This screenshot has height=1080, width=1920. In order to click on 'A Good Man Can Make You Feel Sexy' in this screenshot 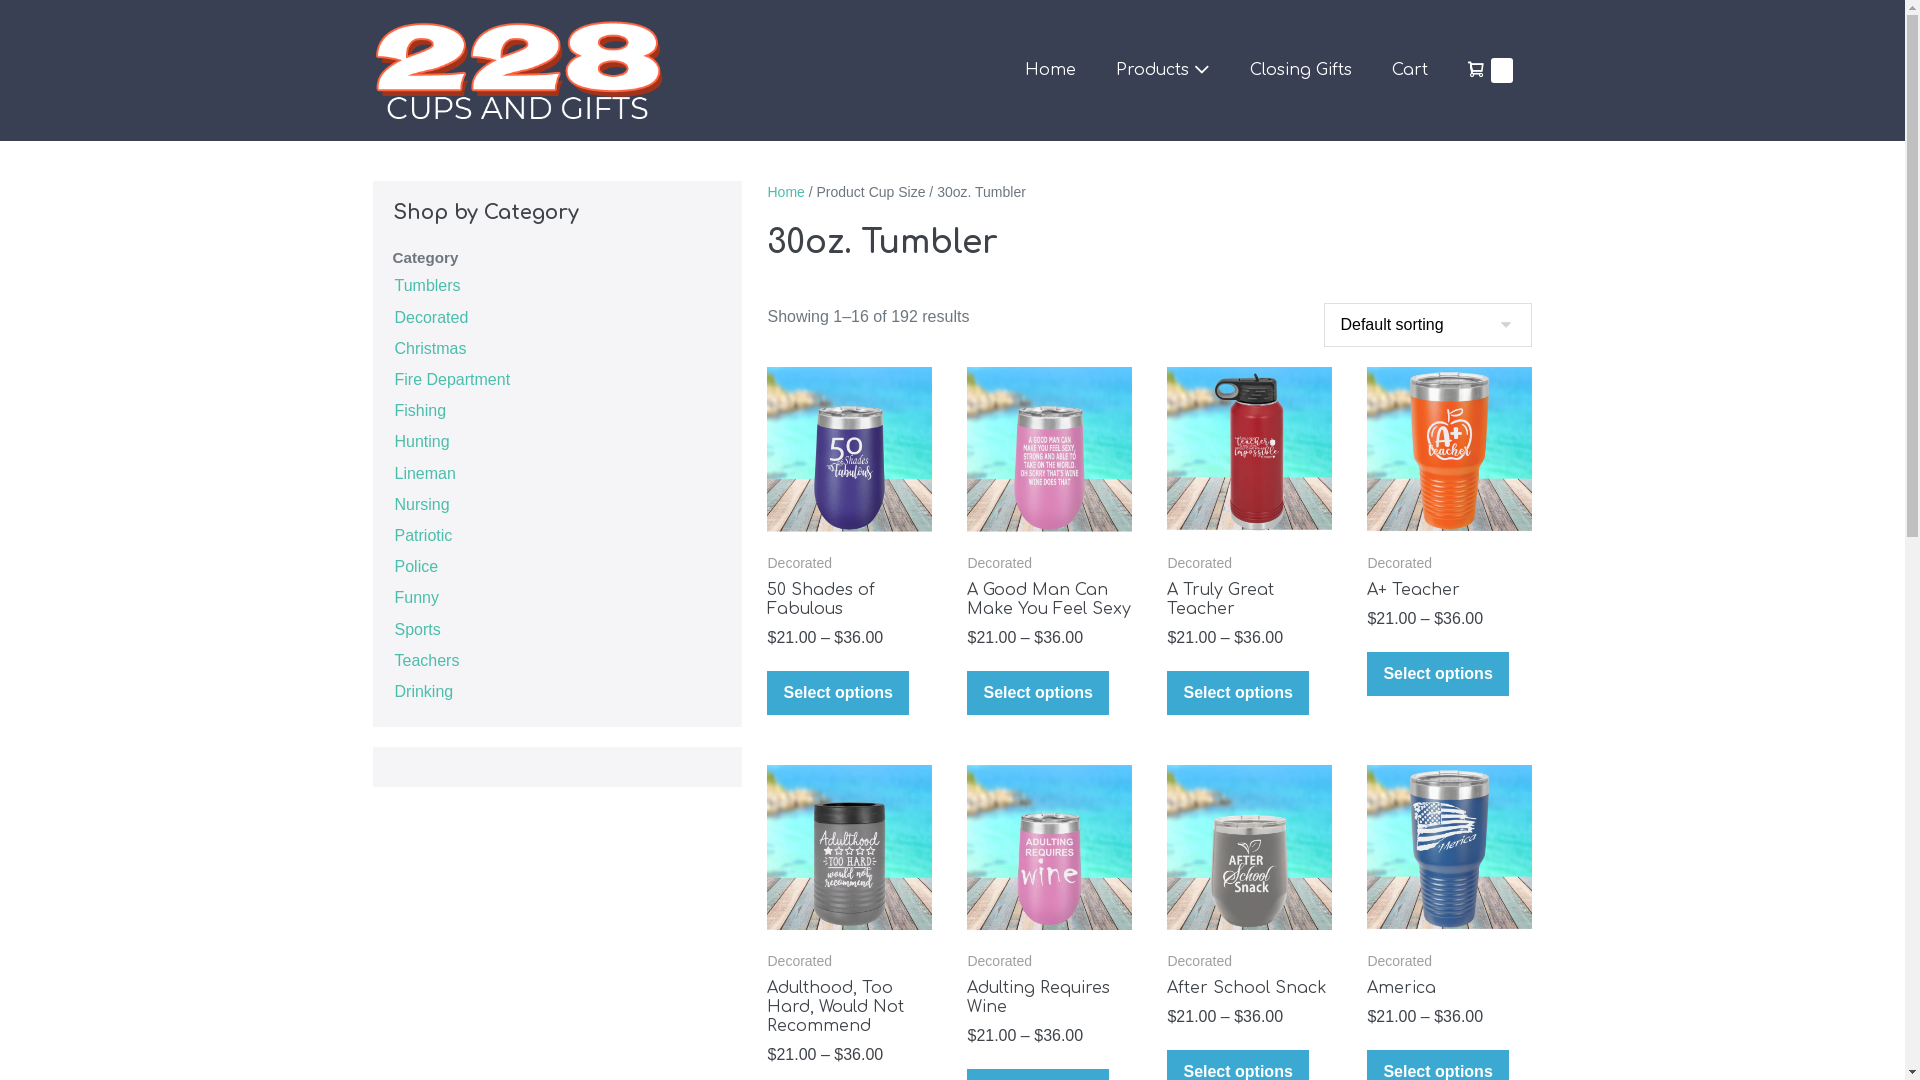, I will do `click(966, 599)`.